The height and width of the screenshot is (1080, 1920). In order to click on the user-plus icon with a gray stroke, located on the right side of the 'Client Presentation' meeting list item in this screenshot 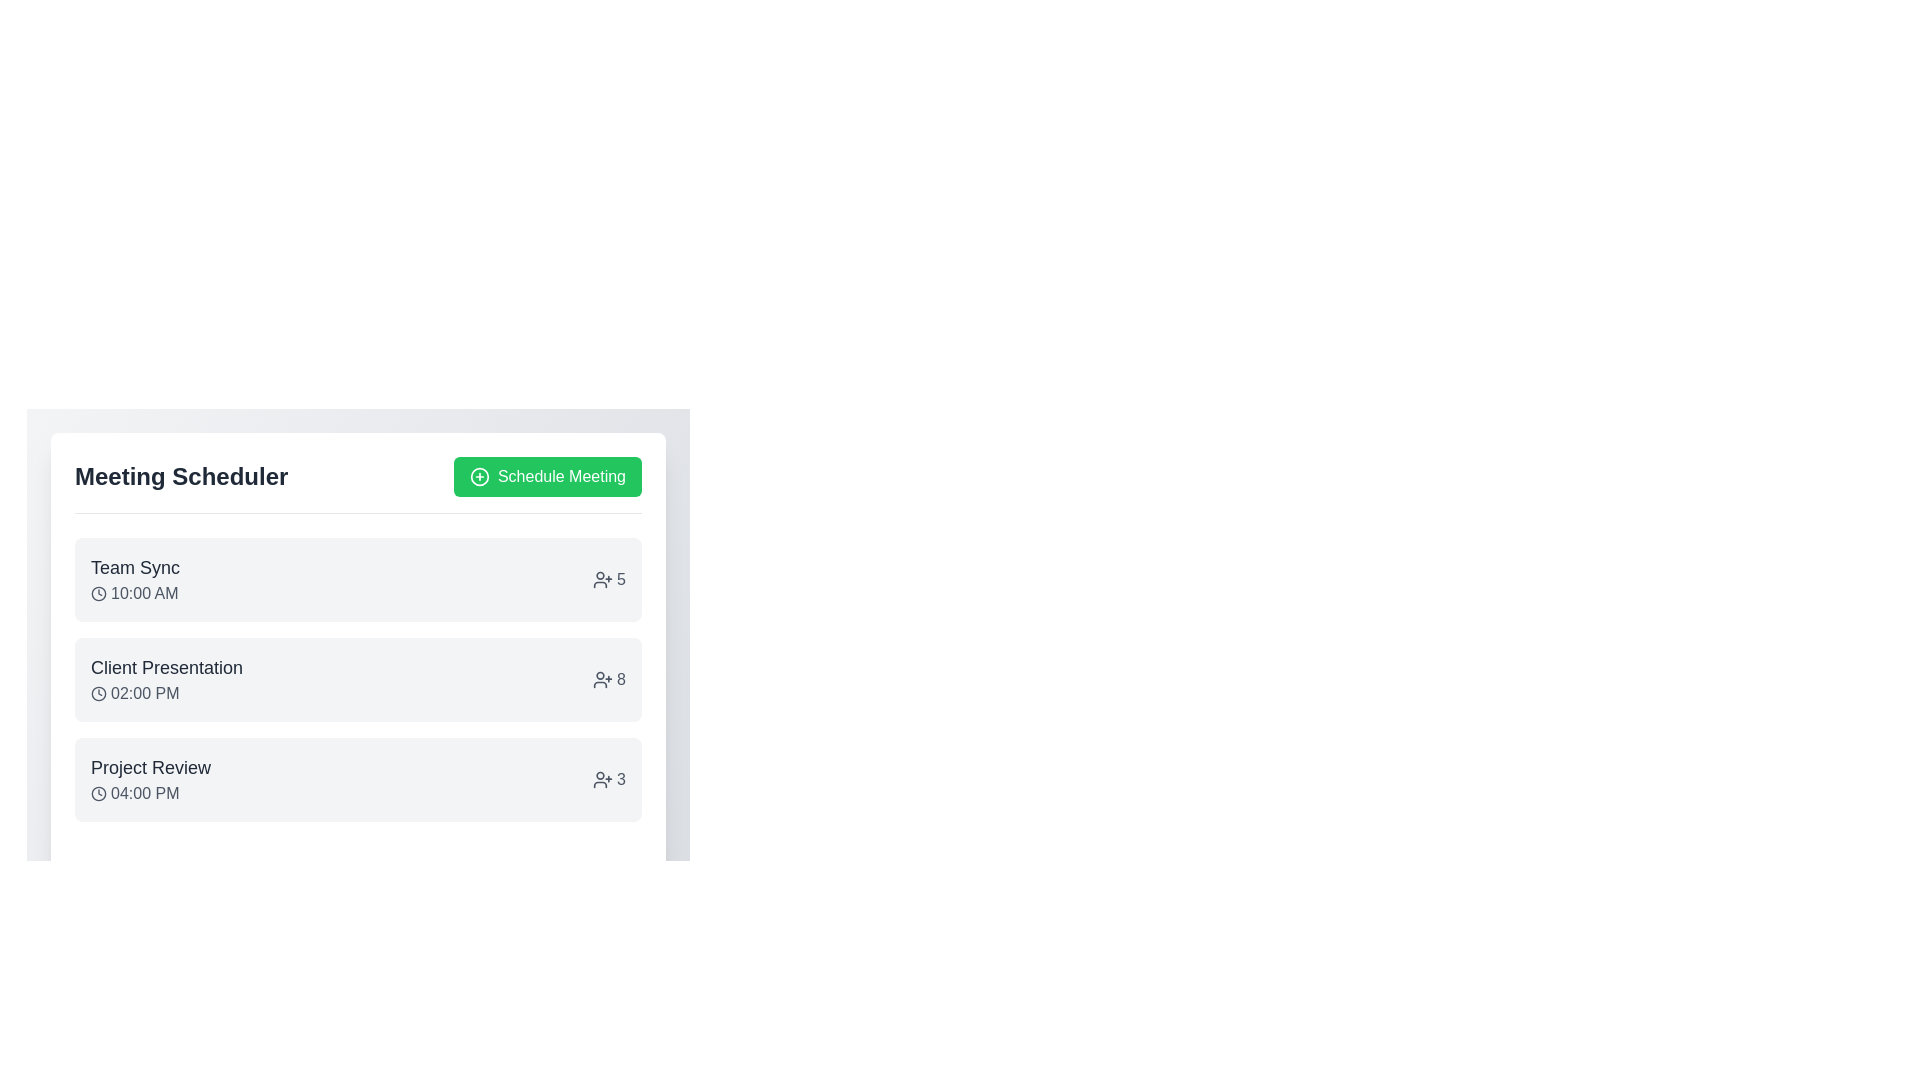, I will do `click(602, 678)`.